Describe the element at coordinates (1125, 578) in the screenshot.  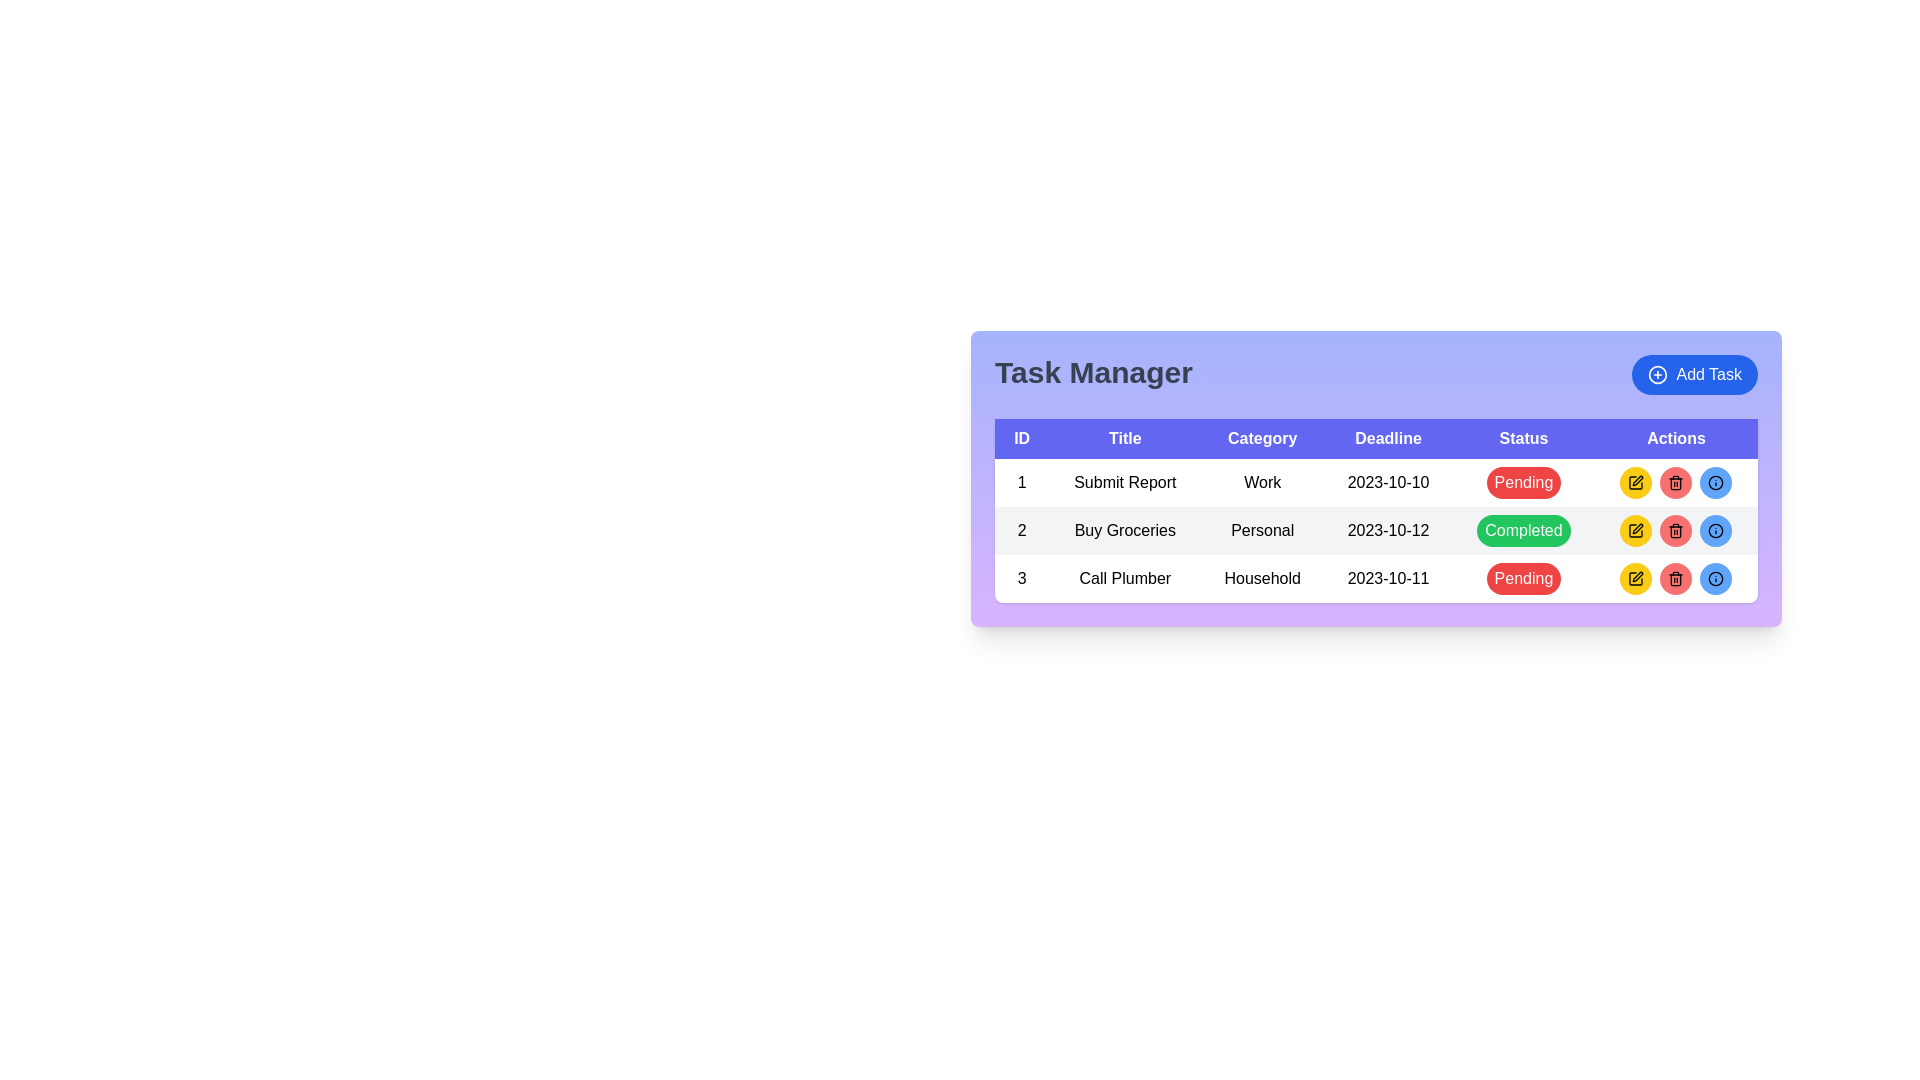
I see `the text label that reads 'Call Plumber' located in the third row under the 'Title' column of the 'Task Manager' table` at that location.